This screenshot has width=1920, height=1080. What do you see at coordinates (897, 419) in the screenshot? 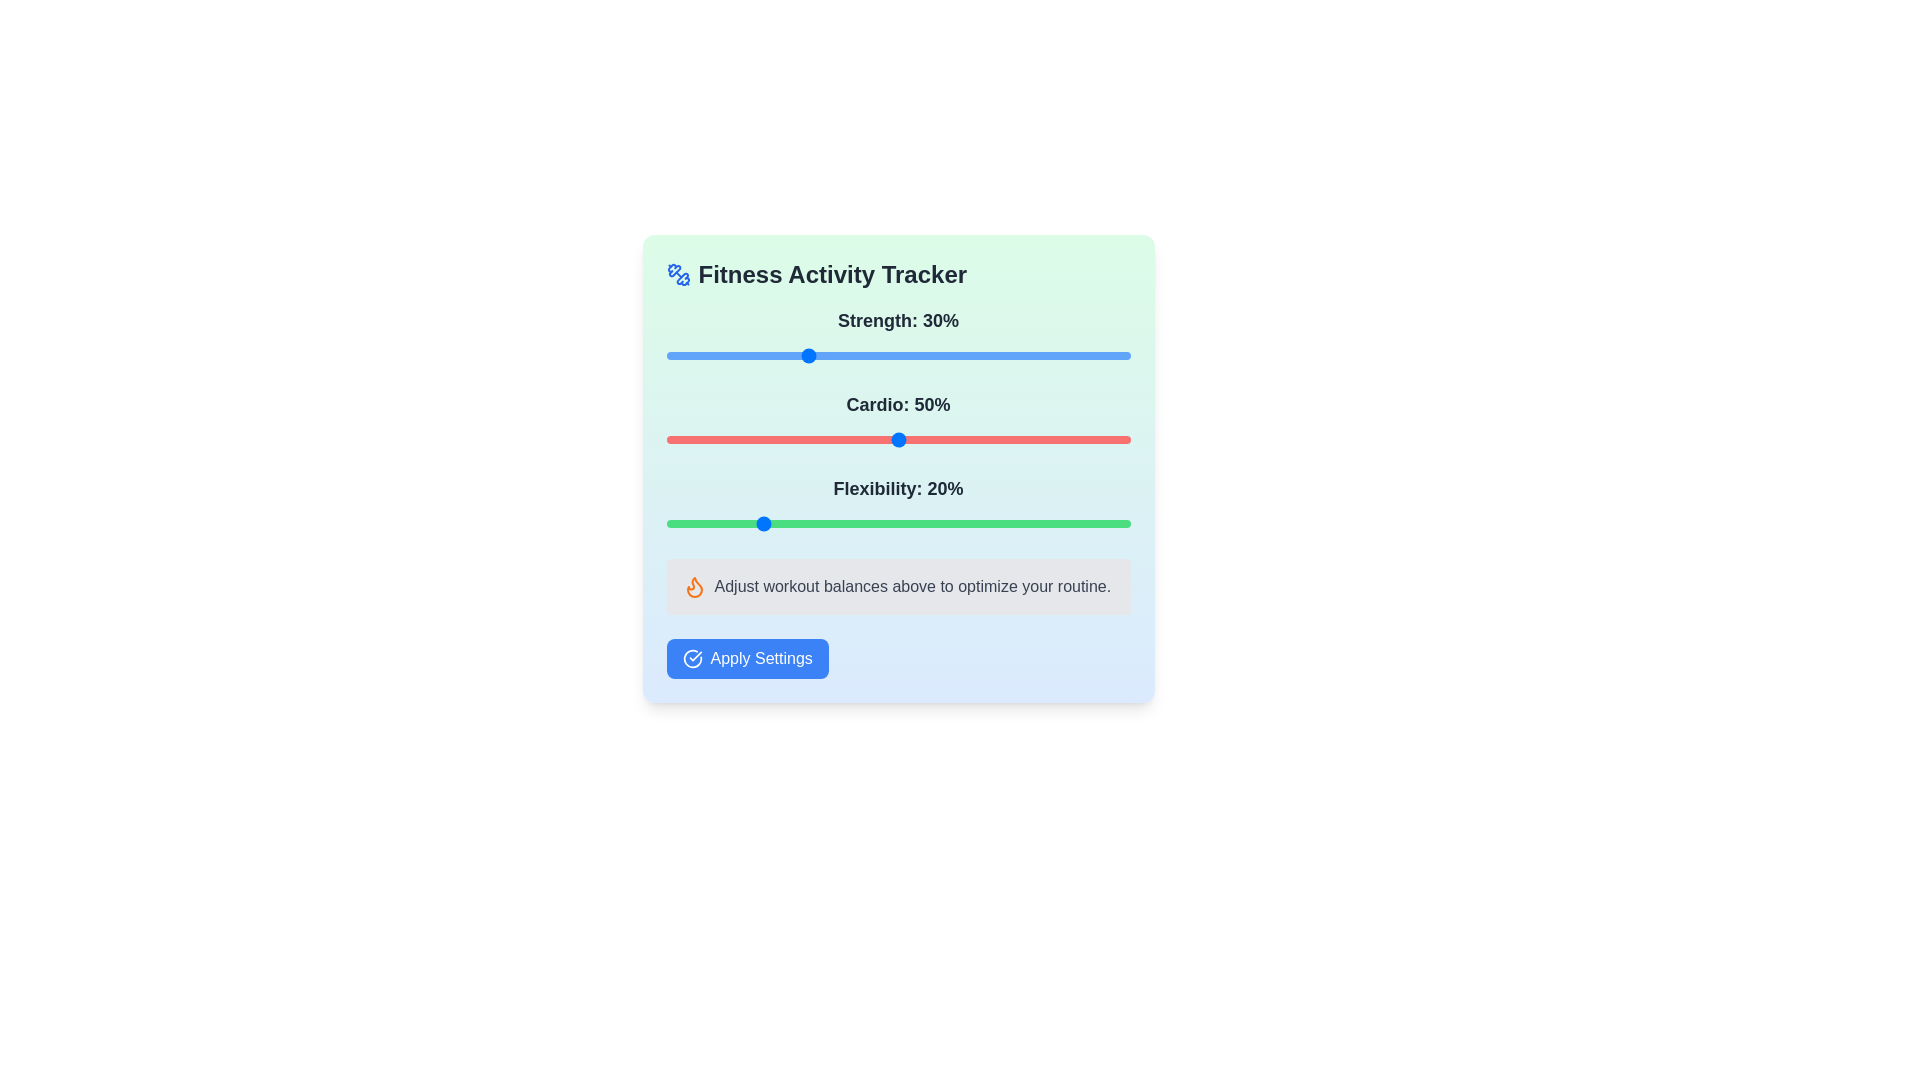
I see `the 'Cardio: 50%' slider to adjust its value` at bounding box center [897, 419].